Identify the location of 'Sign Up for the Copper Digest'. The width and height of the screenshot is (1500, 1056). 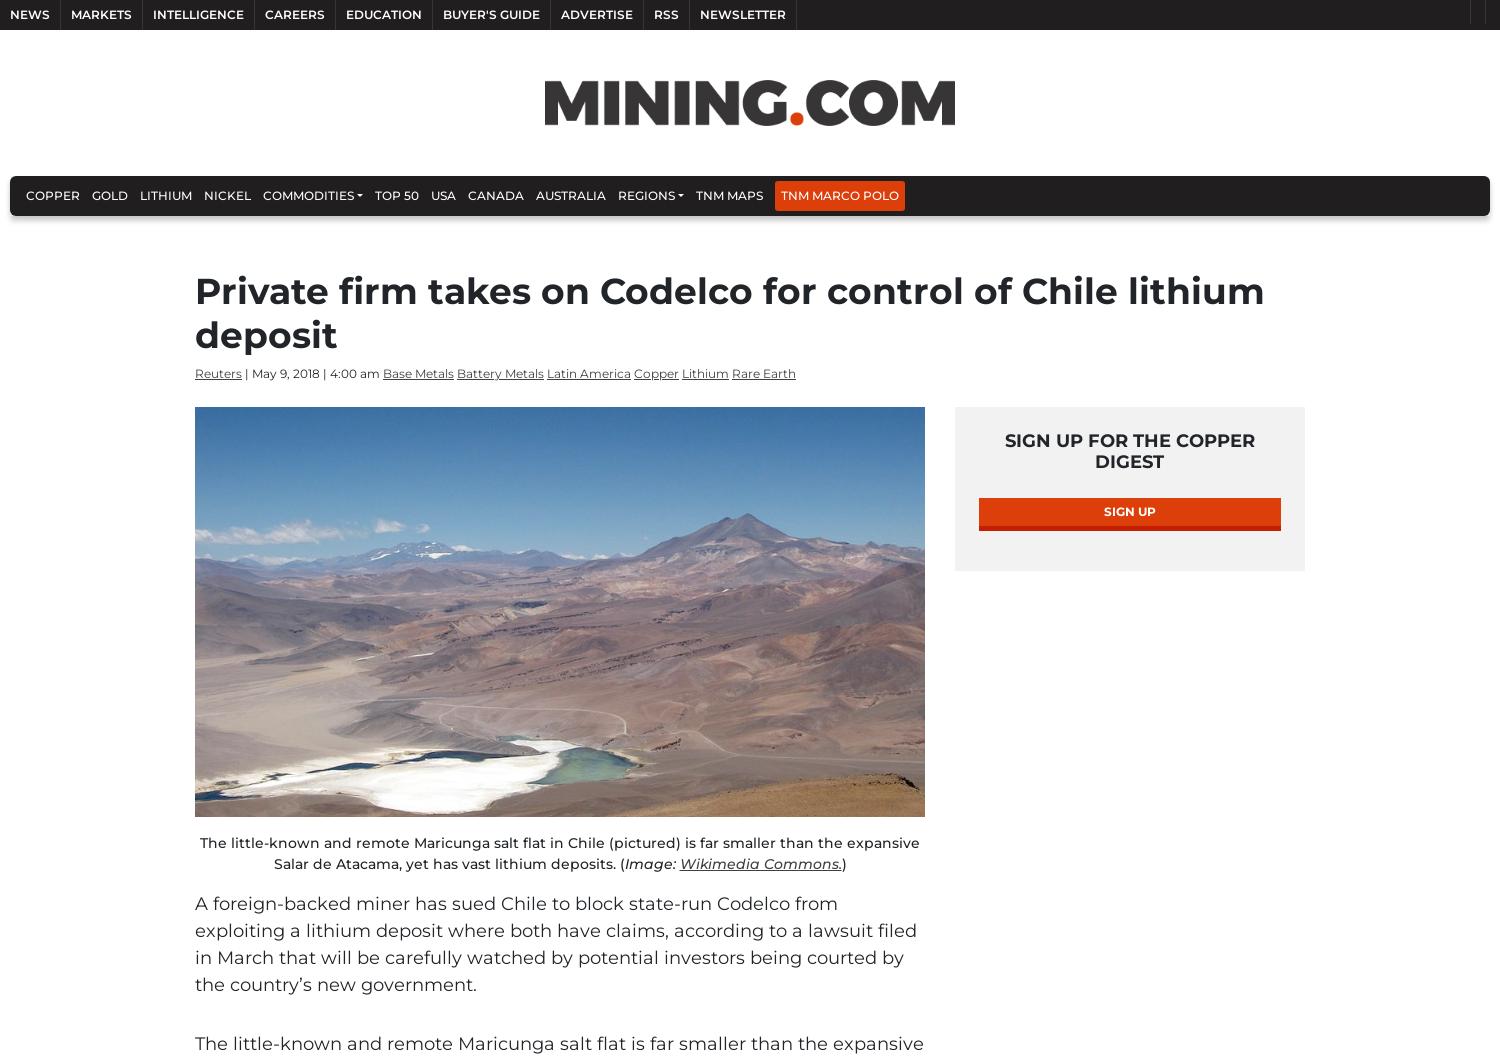
(1129, 451).